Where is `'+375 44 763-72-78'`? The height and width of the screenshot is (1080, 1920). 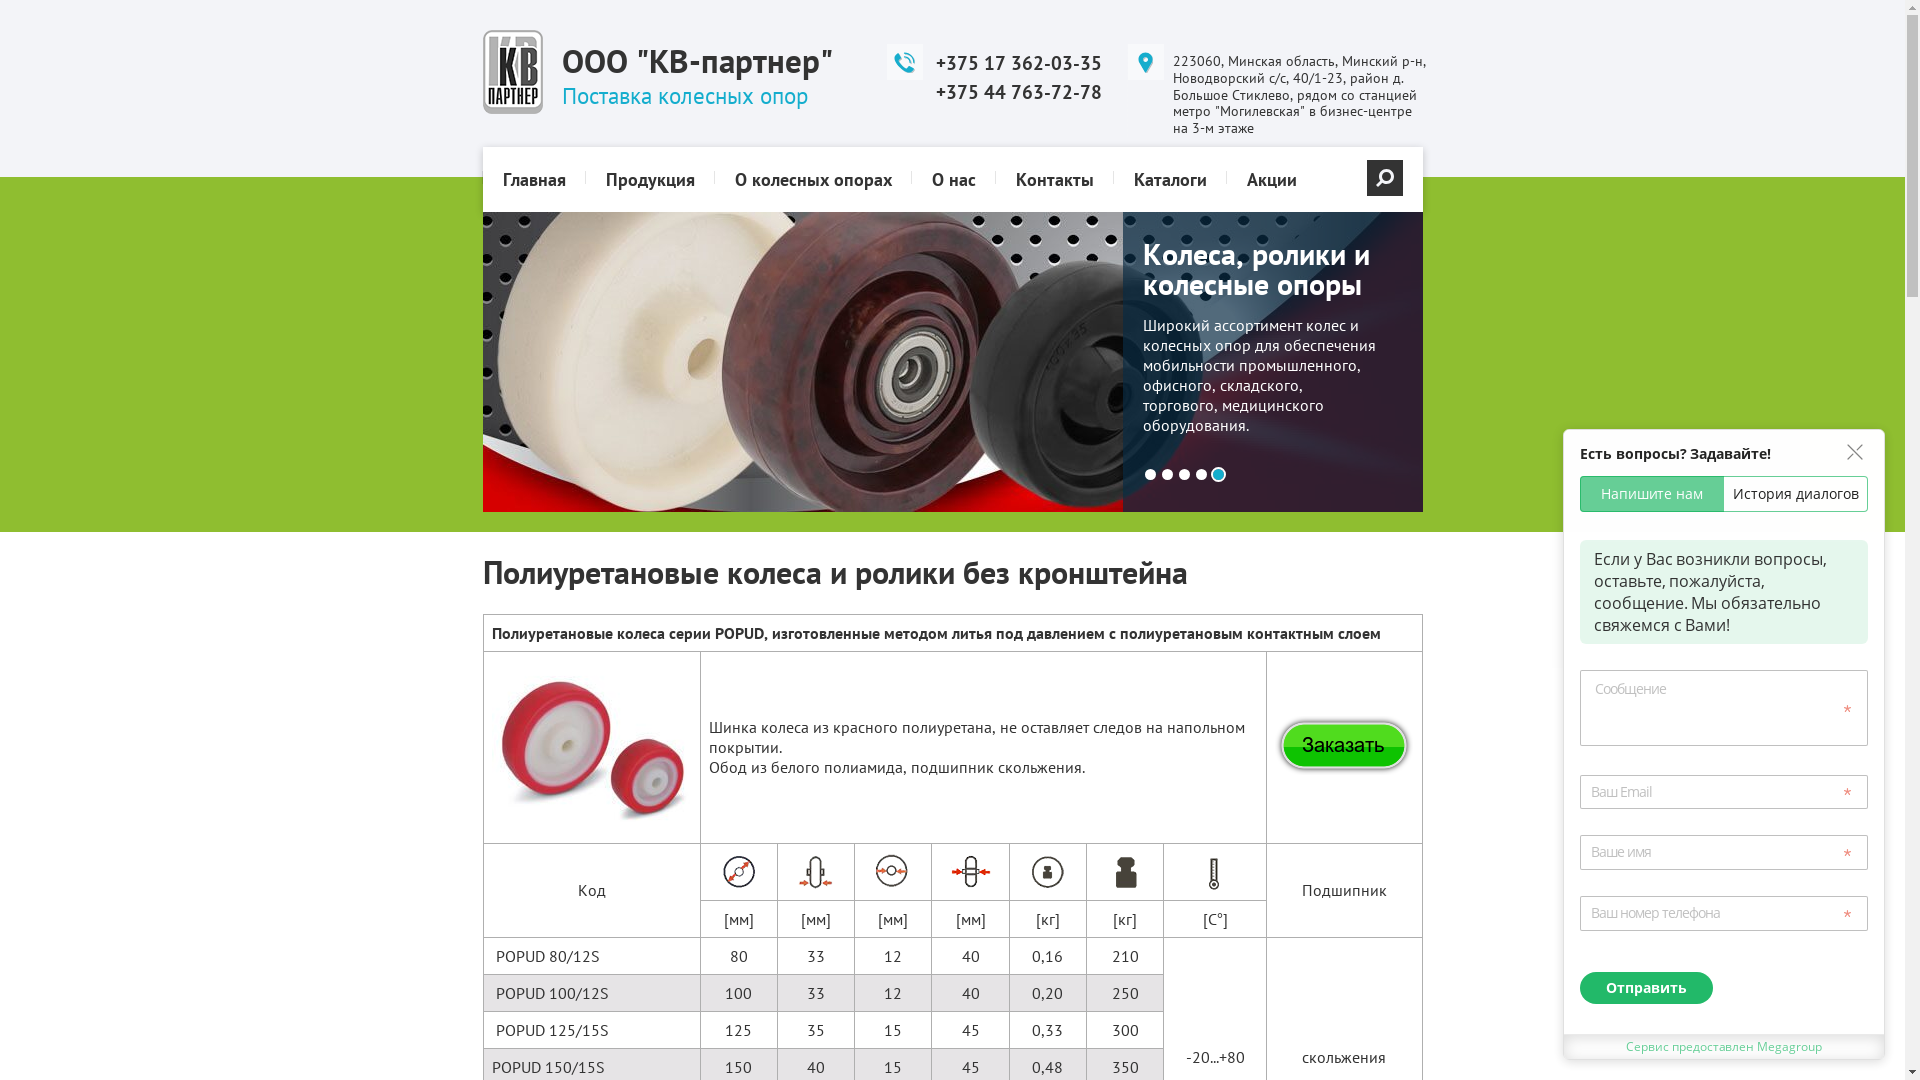 '+375 44 763-72-78' is located at coordinates (1018, 92).